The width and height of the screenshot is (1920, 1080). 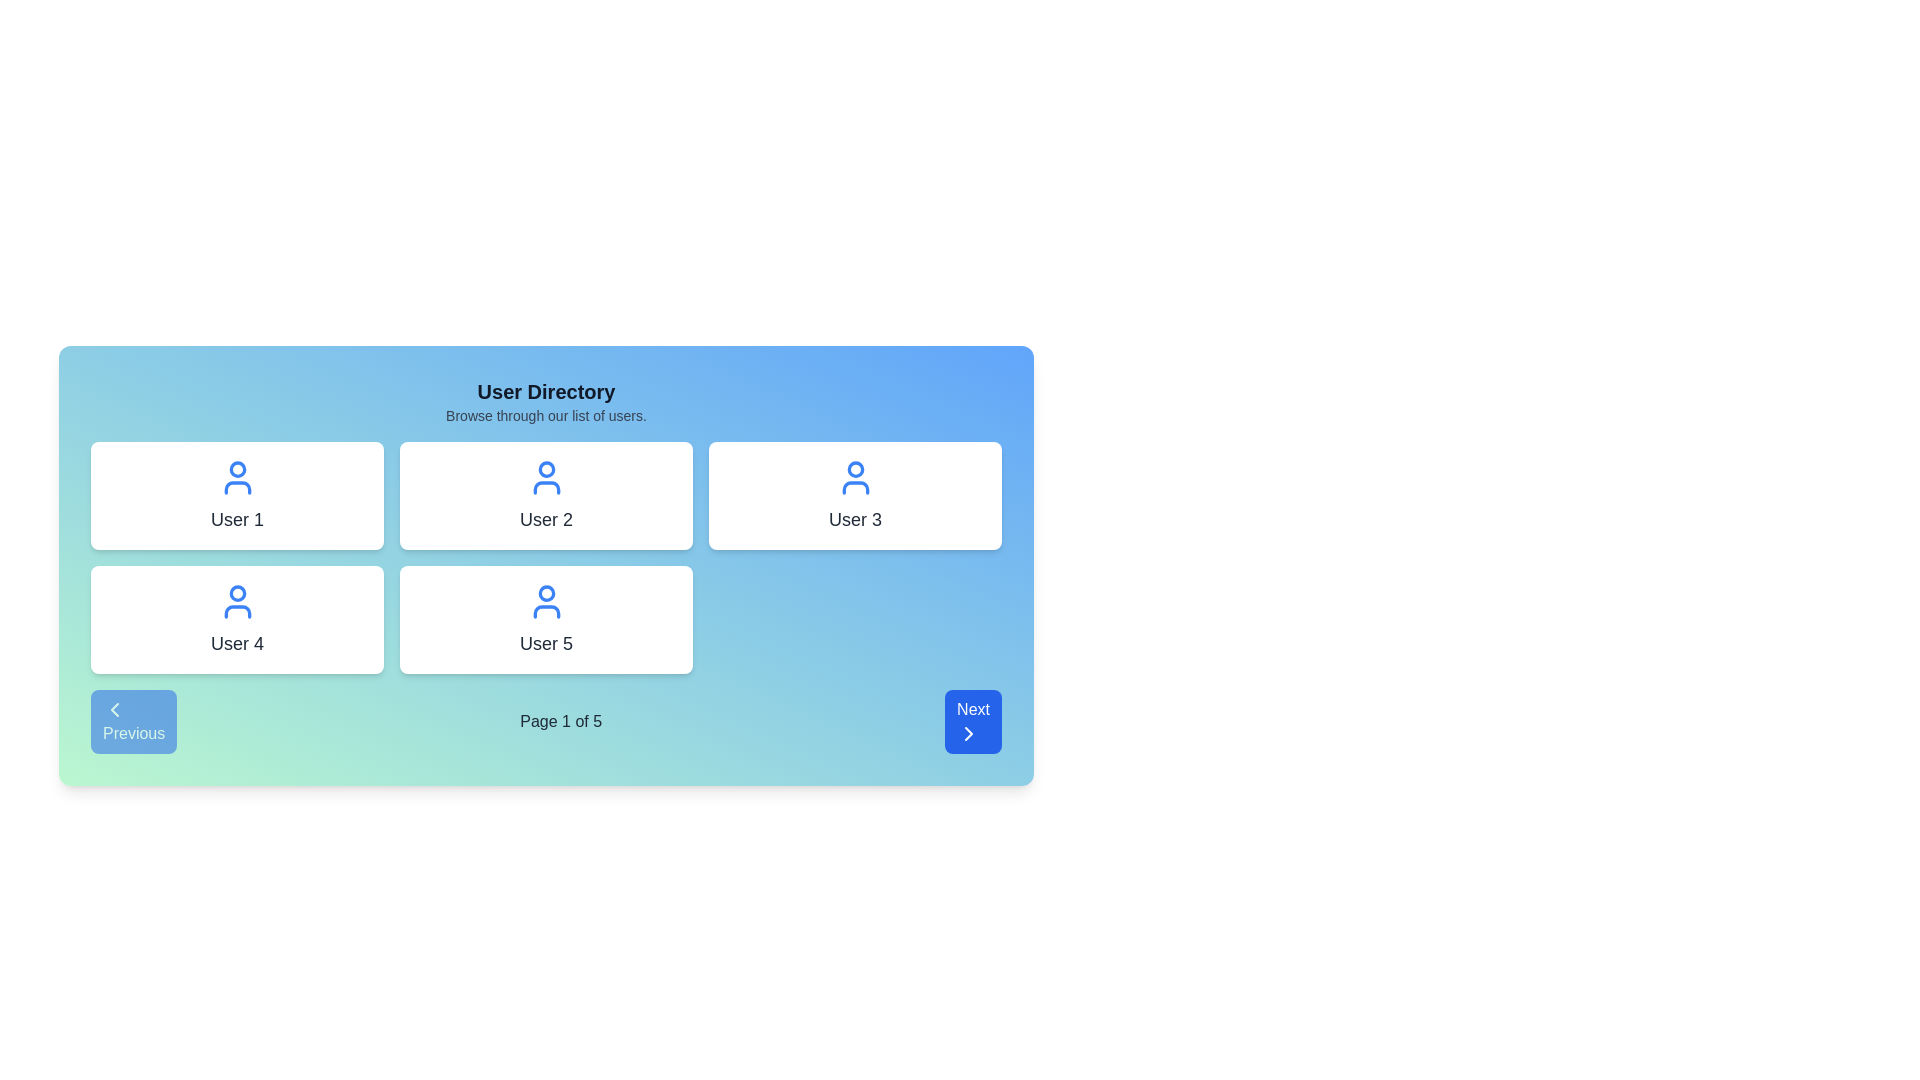 What do you see at coordinates (969, 733) in the screenshot?
I see `the arrow-shaped icon pointing to the right, which is part of the 'Next' button located in the bottom-right corner of the user directory interface` at bounding box center [969, 733].